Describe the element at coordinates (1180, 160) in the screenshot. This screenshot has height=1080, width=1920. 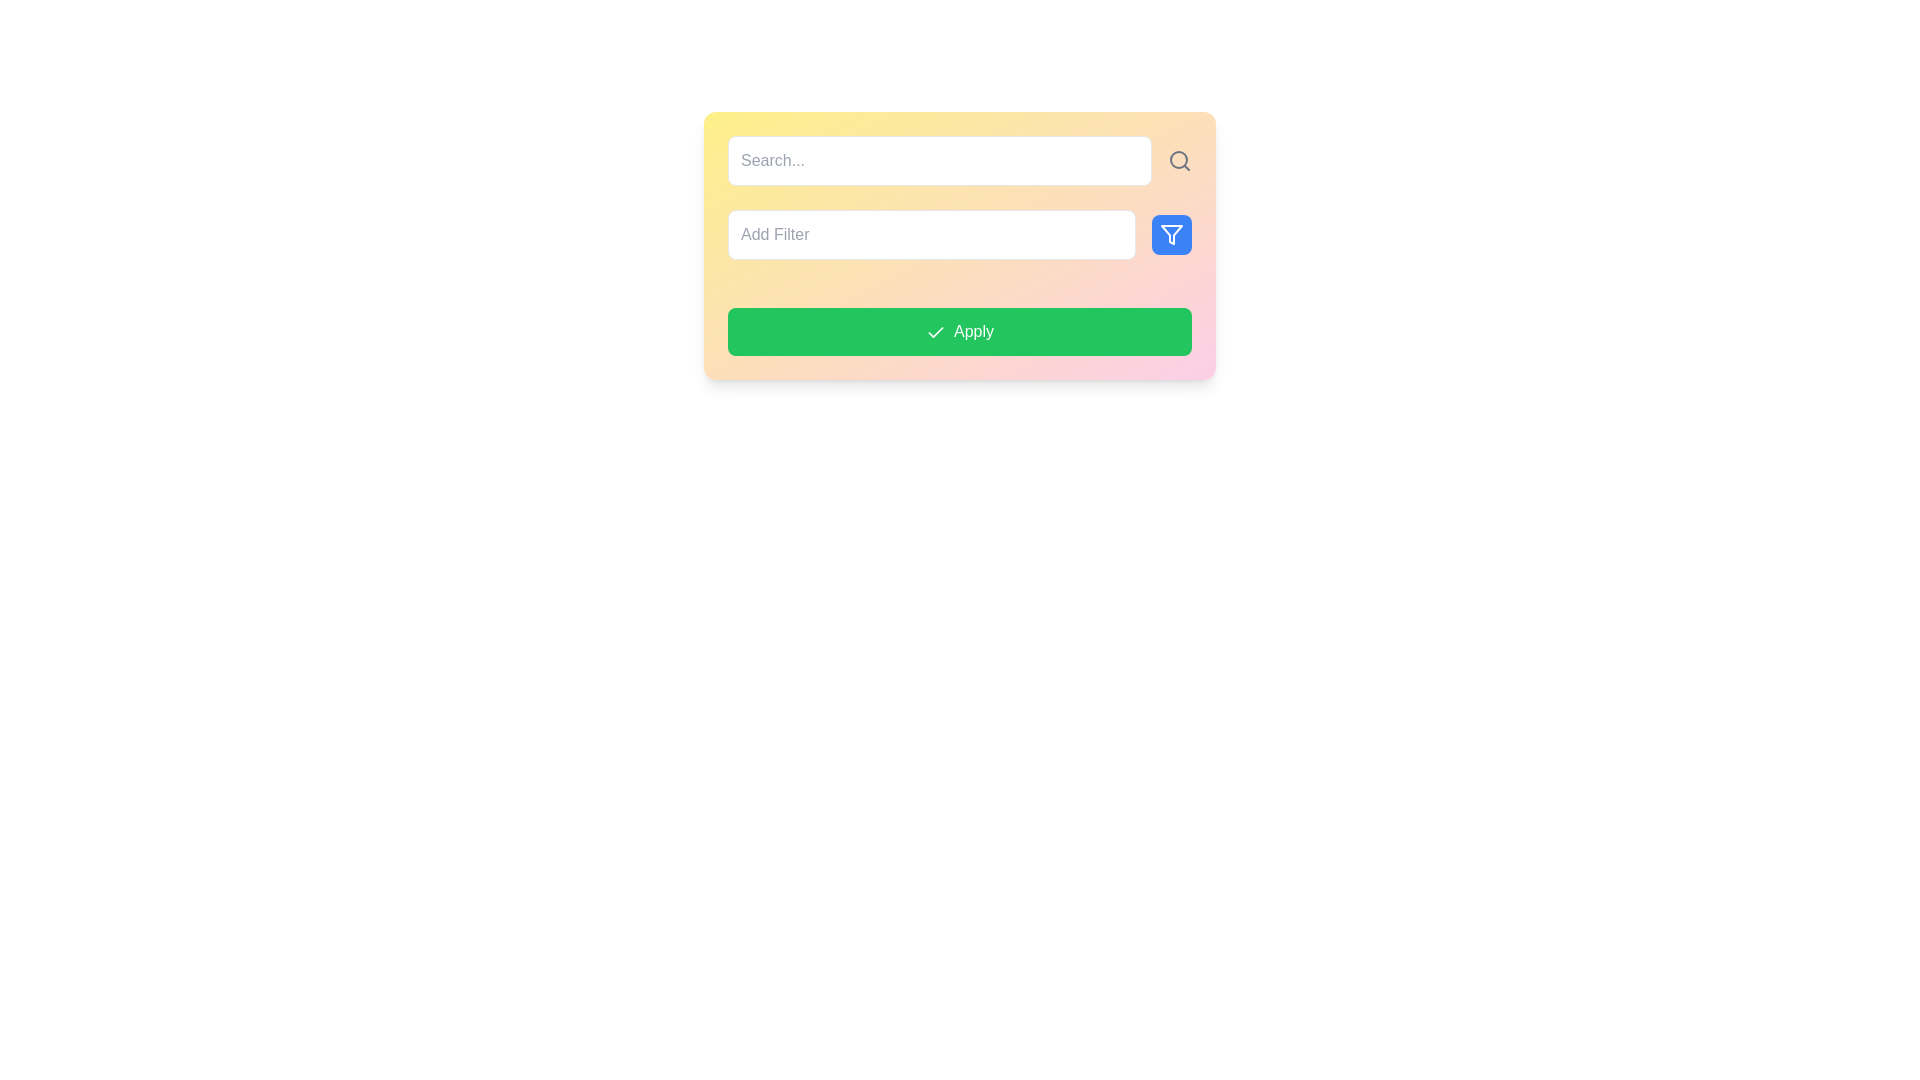
I see `the search icon located to the right of the search input field with a placeholder of 'Search...'` at that location.